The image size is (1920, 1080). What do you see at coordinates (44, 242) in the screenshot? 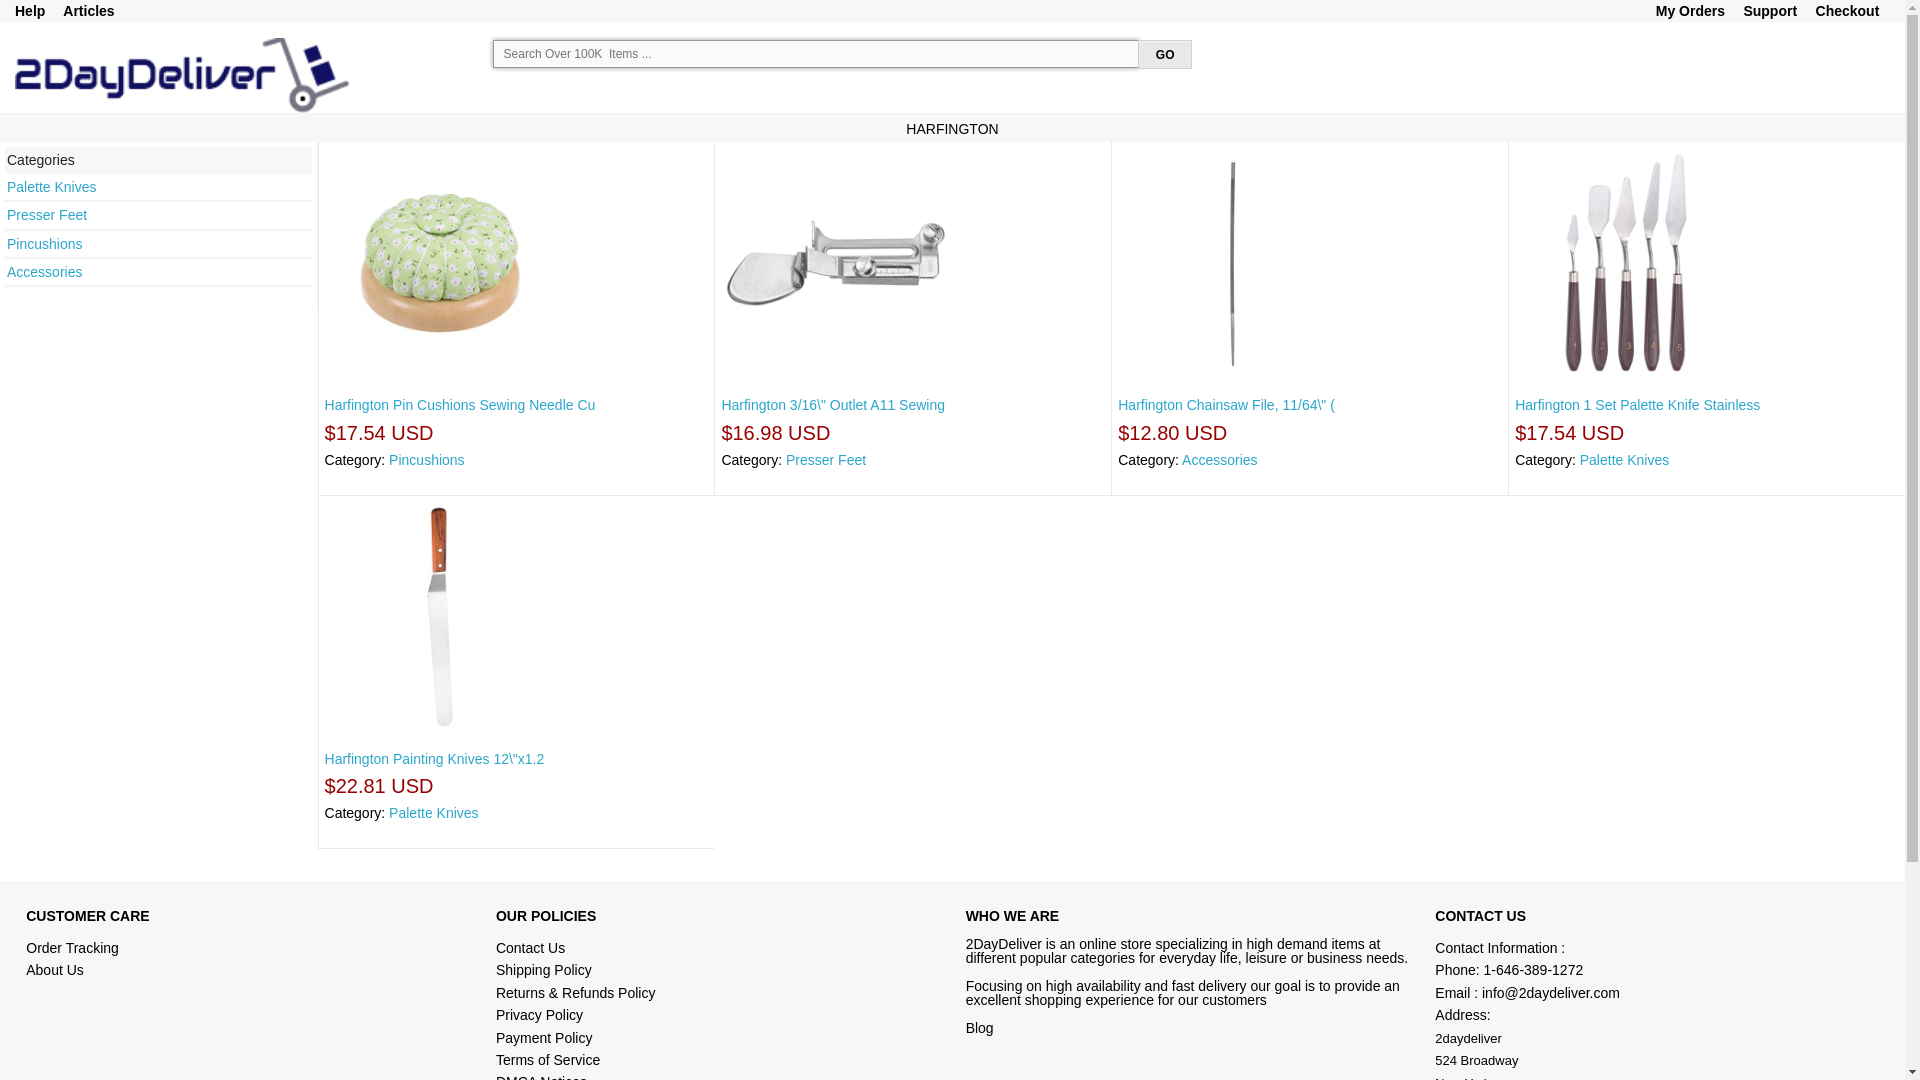
I see `'Pincushions'` at bounding box center [44, 242].